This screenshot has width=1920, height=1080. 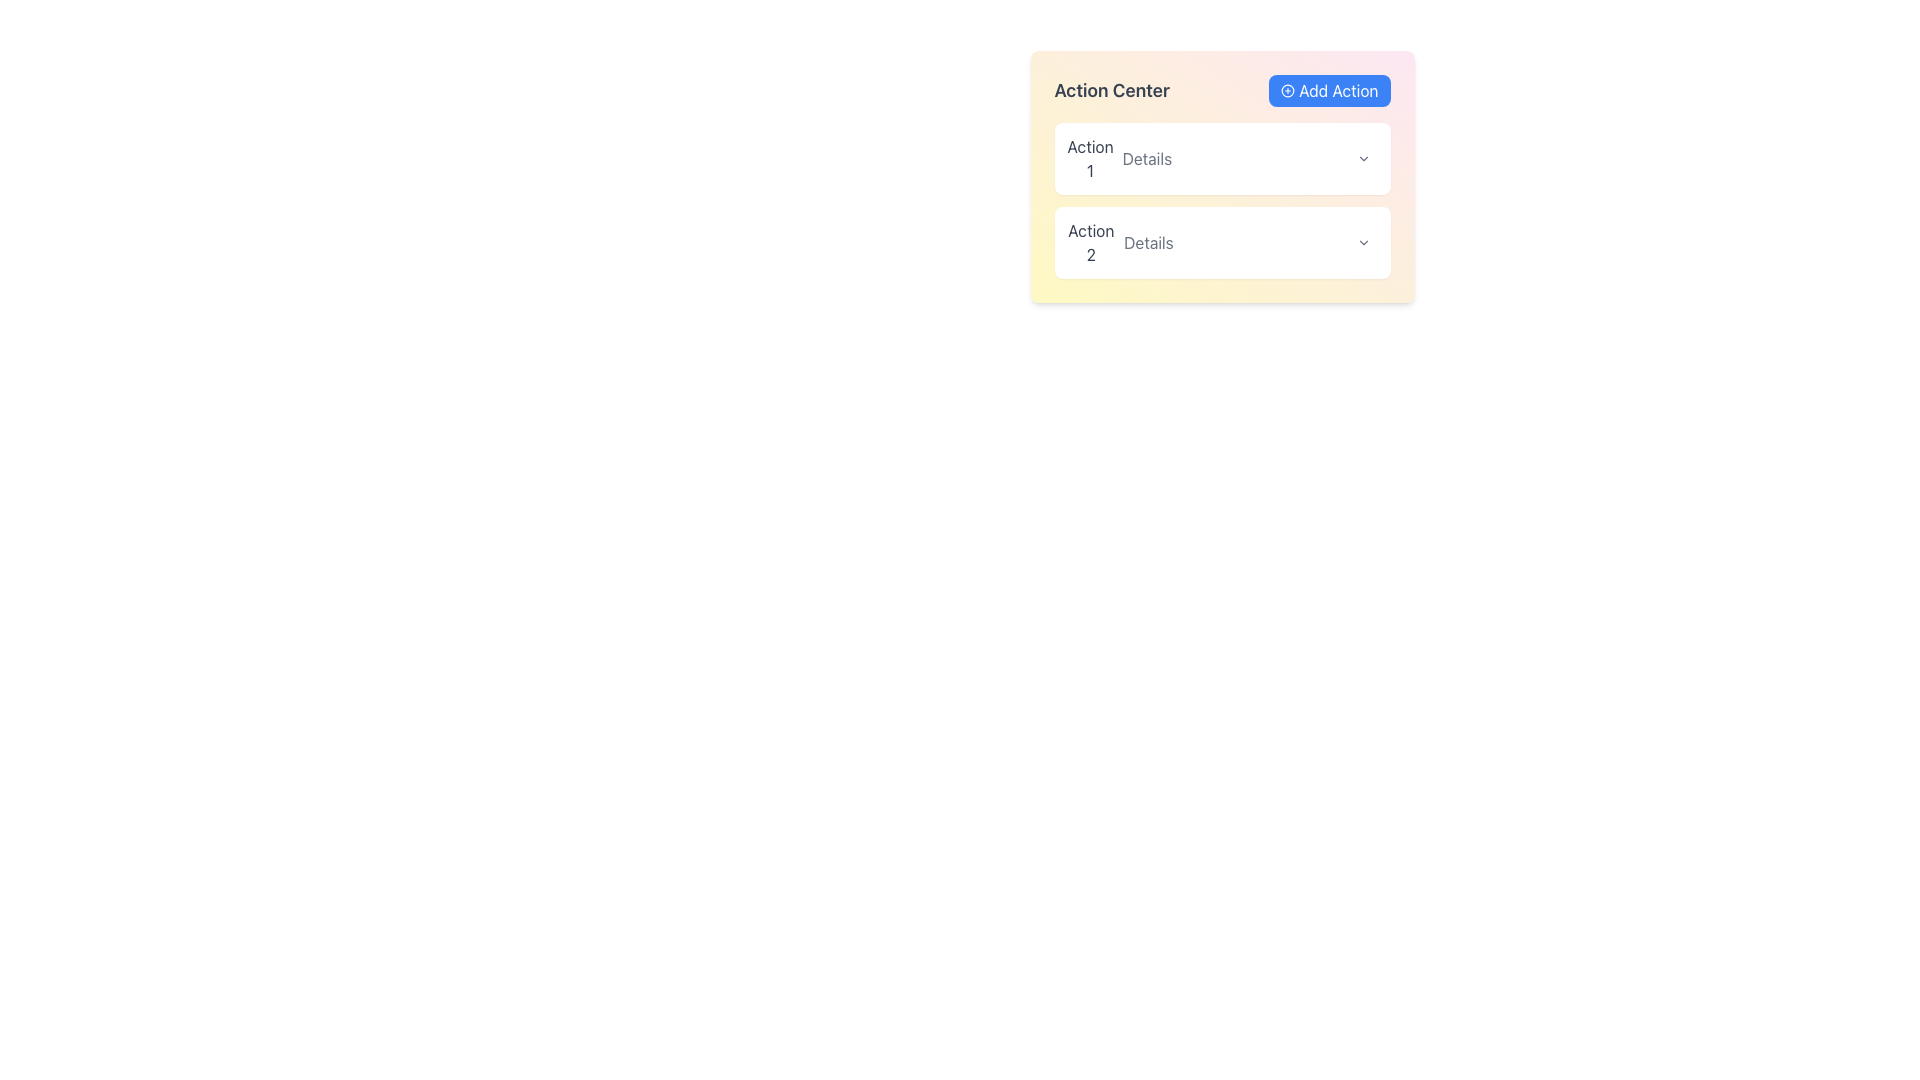 What do you see at coordinates (1362, 242) in the screenshot?
I see `the Chevron-Down Icon located in the 'Details' row of the second action item` at bounding box center [1362, 242].